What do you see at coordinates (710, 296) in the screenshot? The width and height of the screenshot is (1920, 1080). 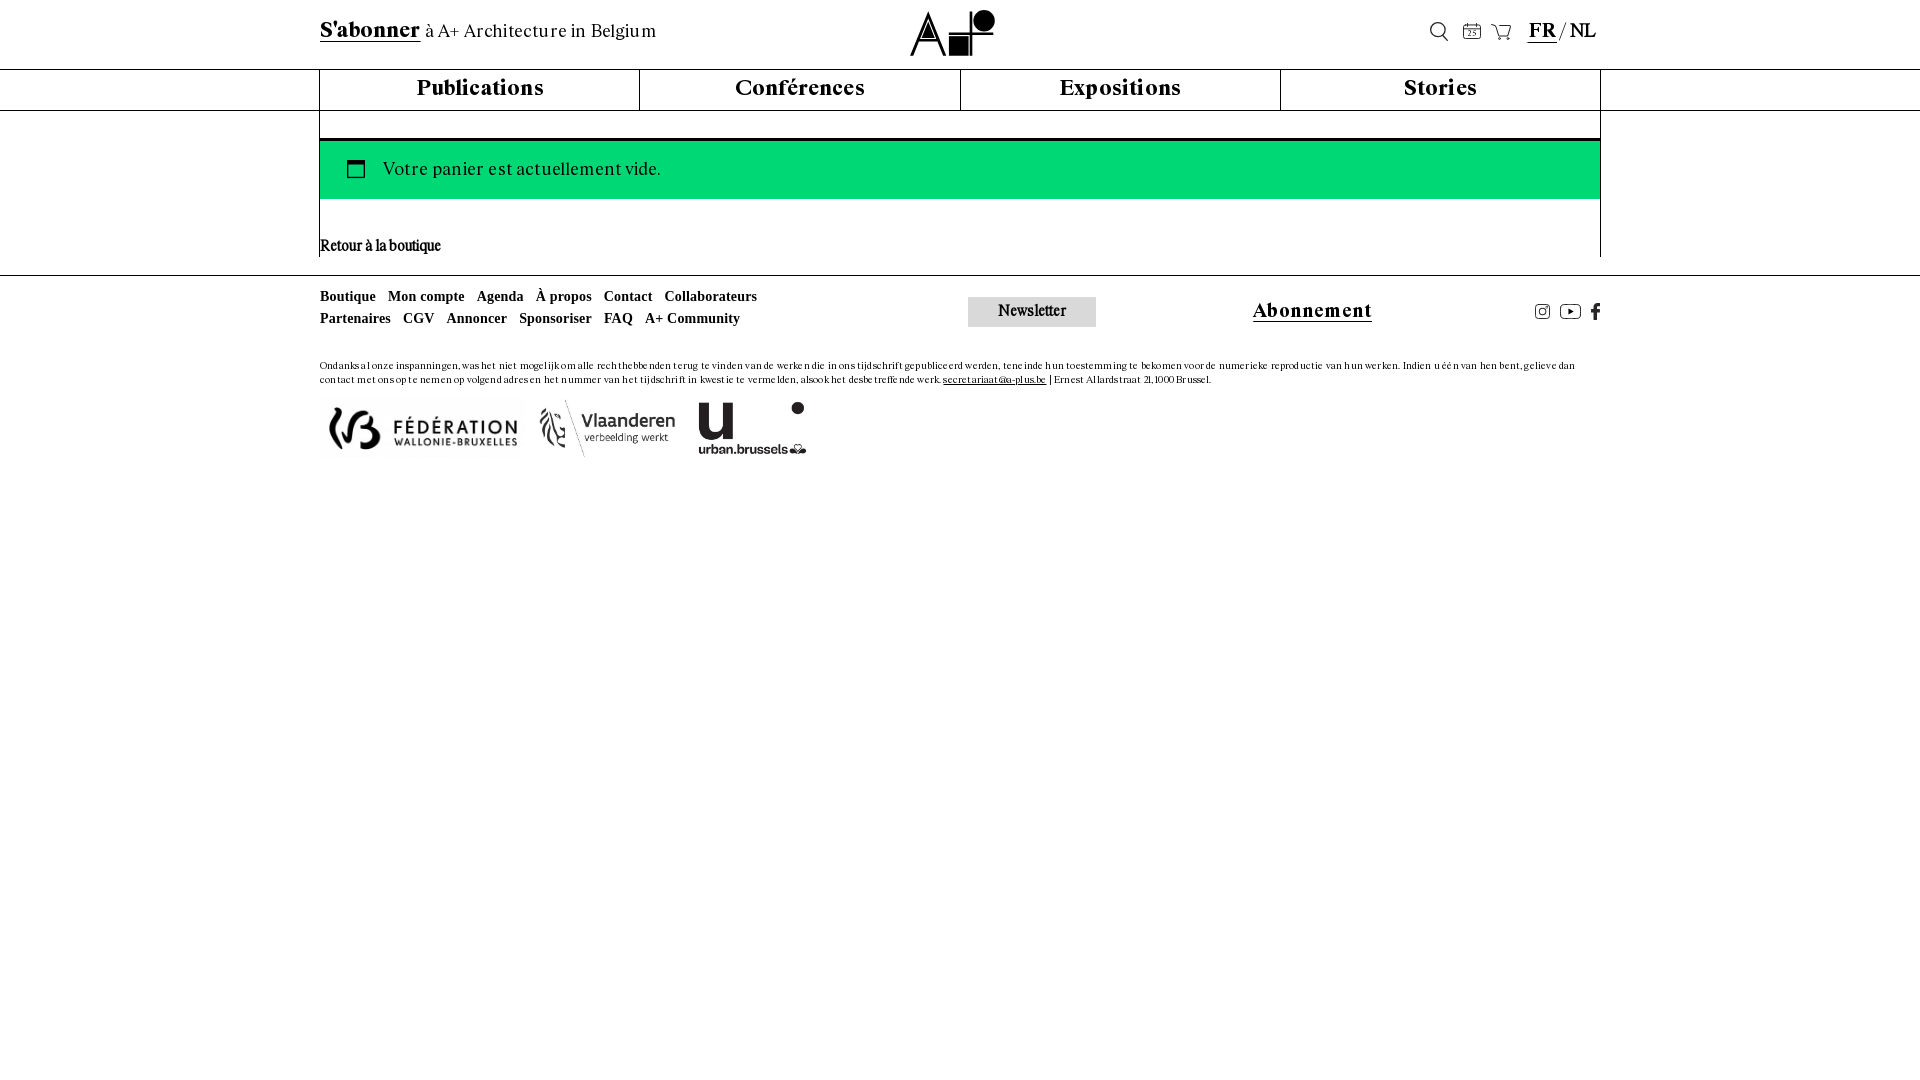 I see `'Collaborateurs'` at bounding box center [710, 296].